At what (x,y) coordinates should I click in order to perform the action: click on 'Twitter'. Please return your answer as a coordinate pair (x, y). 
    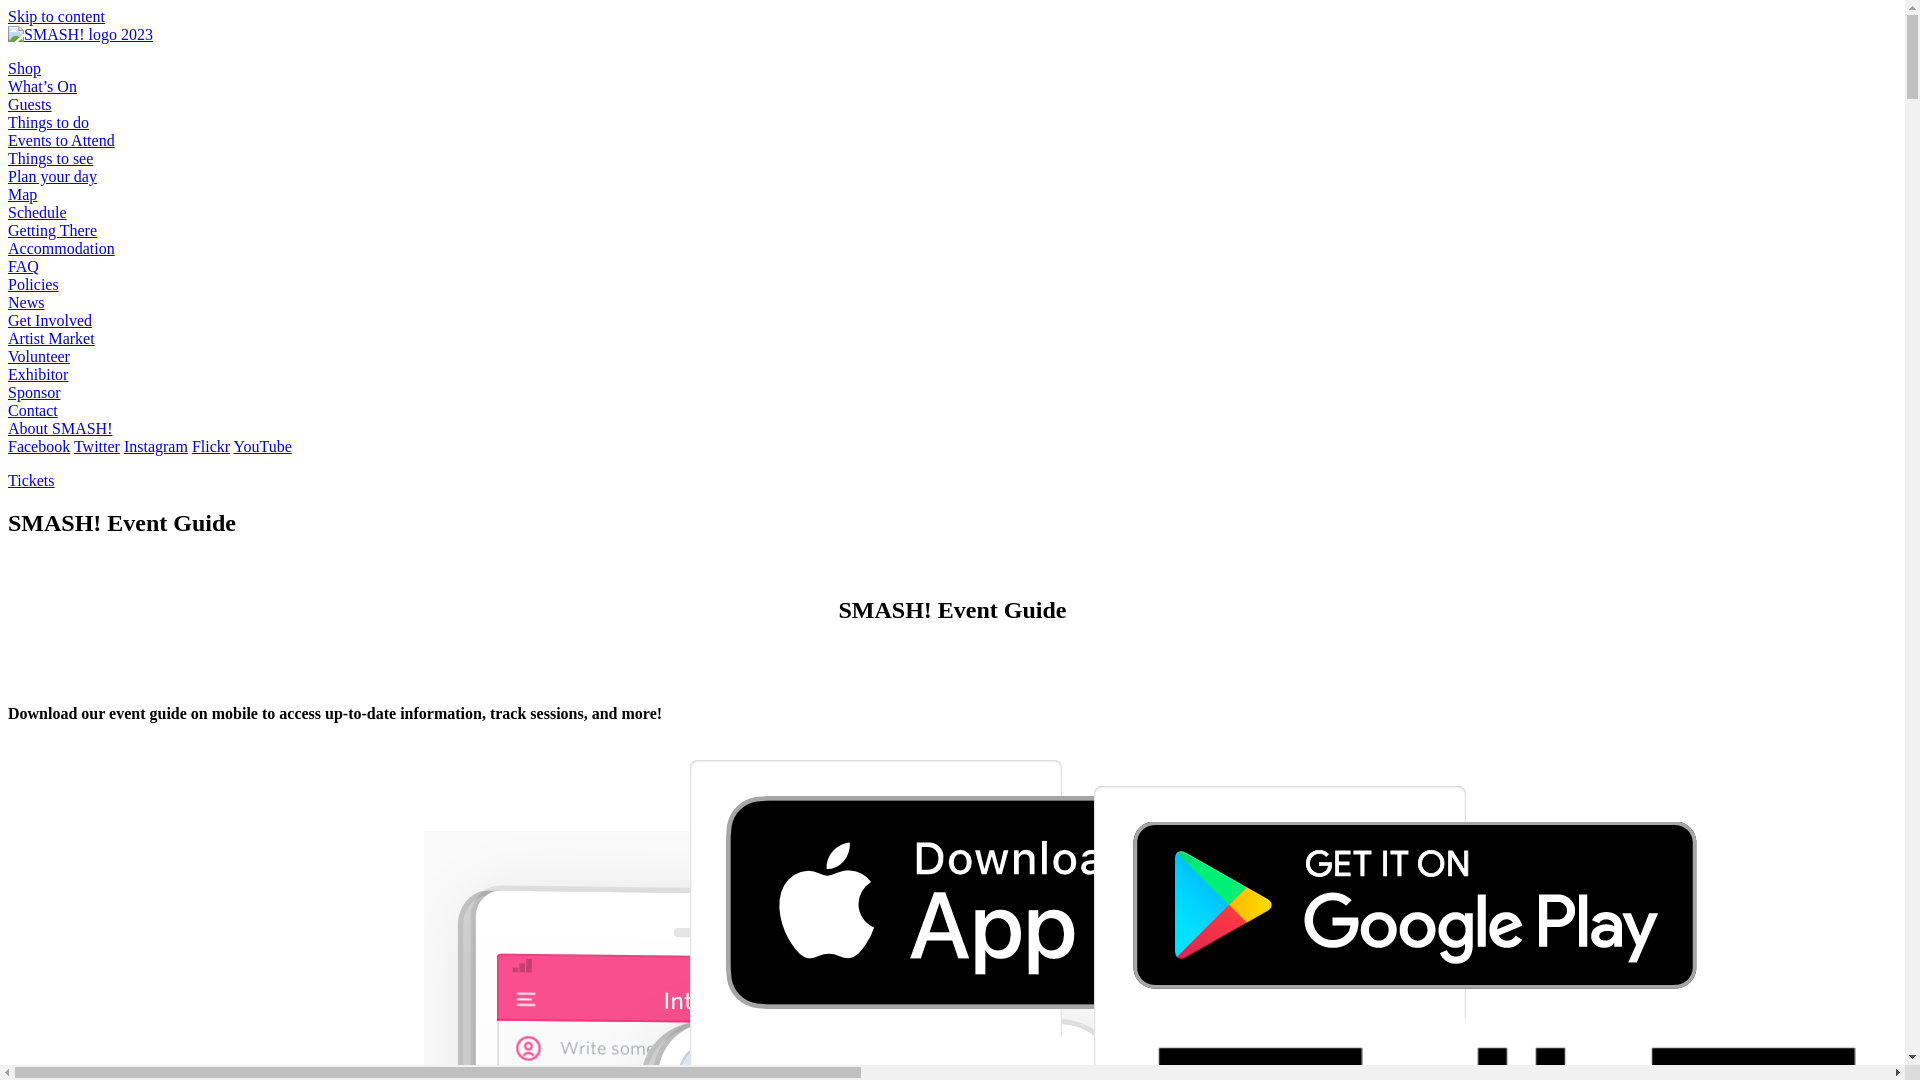
    Looking at the image, I should click on (95, 445).